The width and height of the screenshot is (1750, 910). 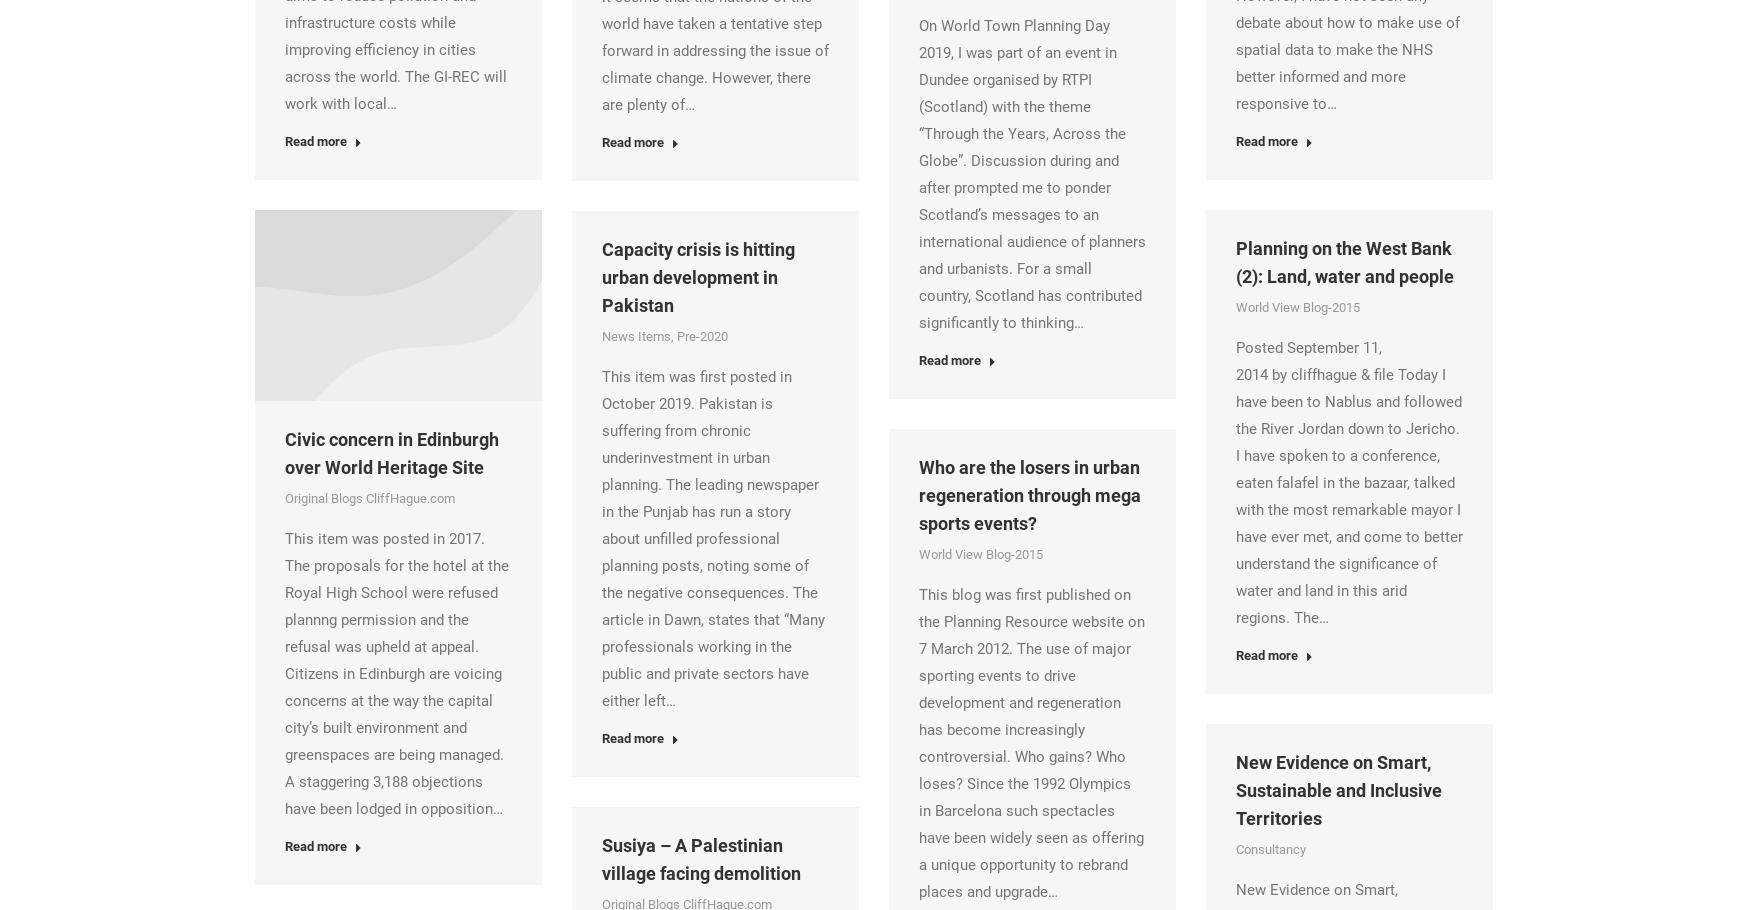 I want to click on 'Original Blogs CliffHague.com', so click(x=369, y=498).